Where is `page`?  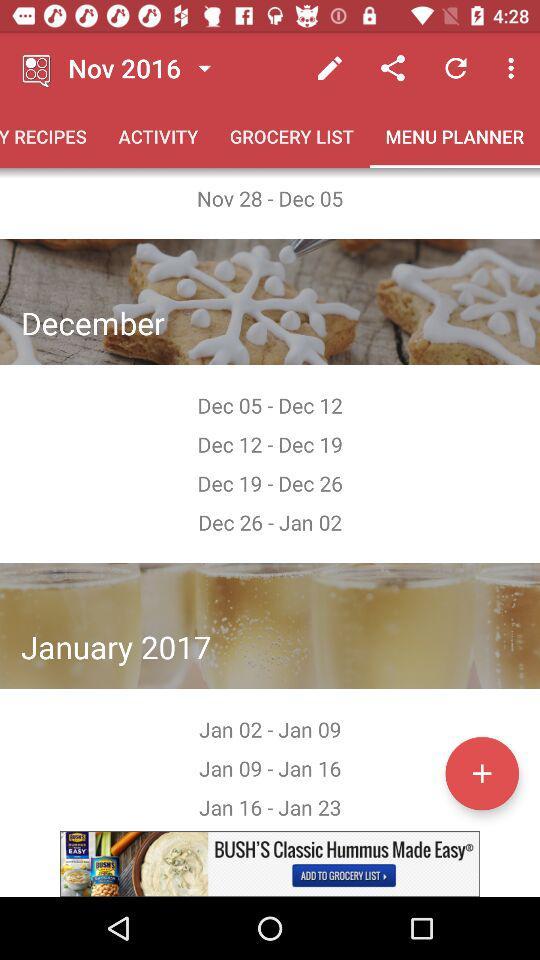 page is located at coordinates (481, 772).